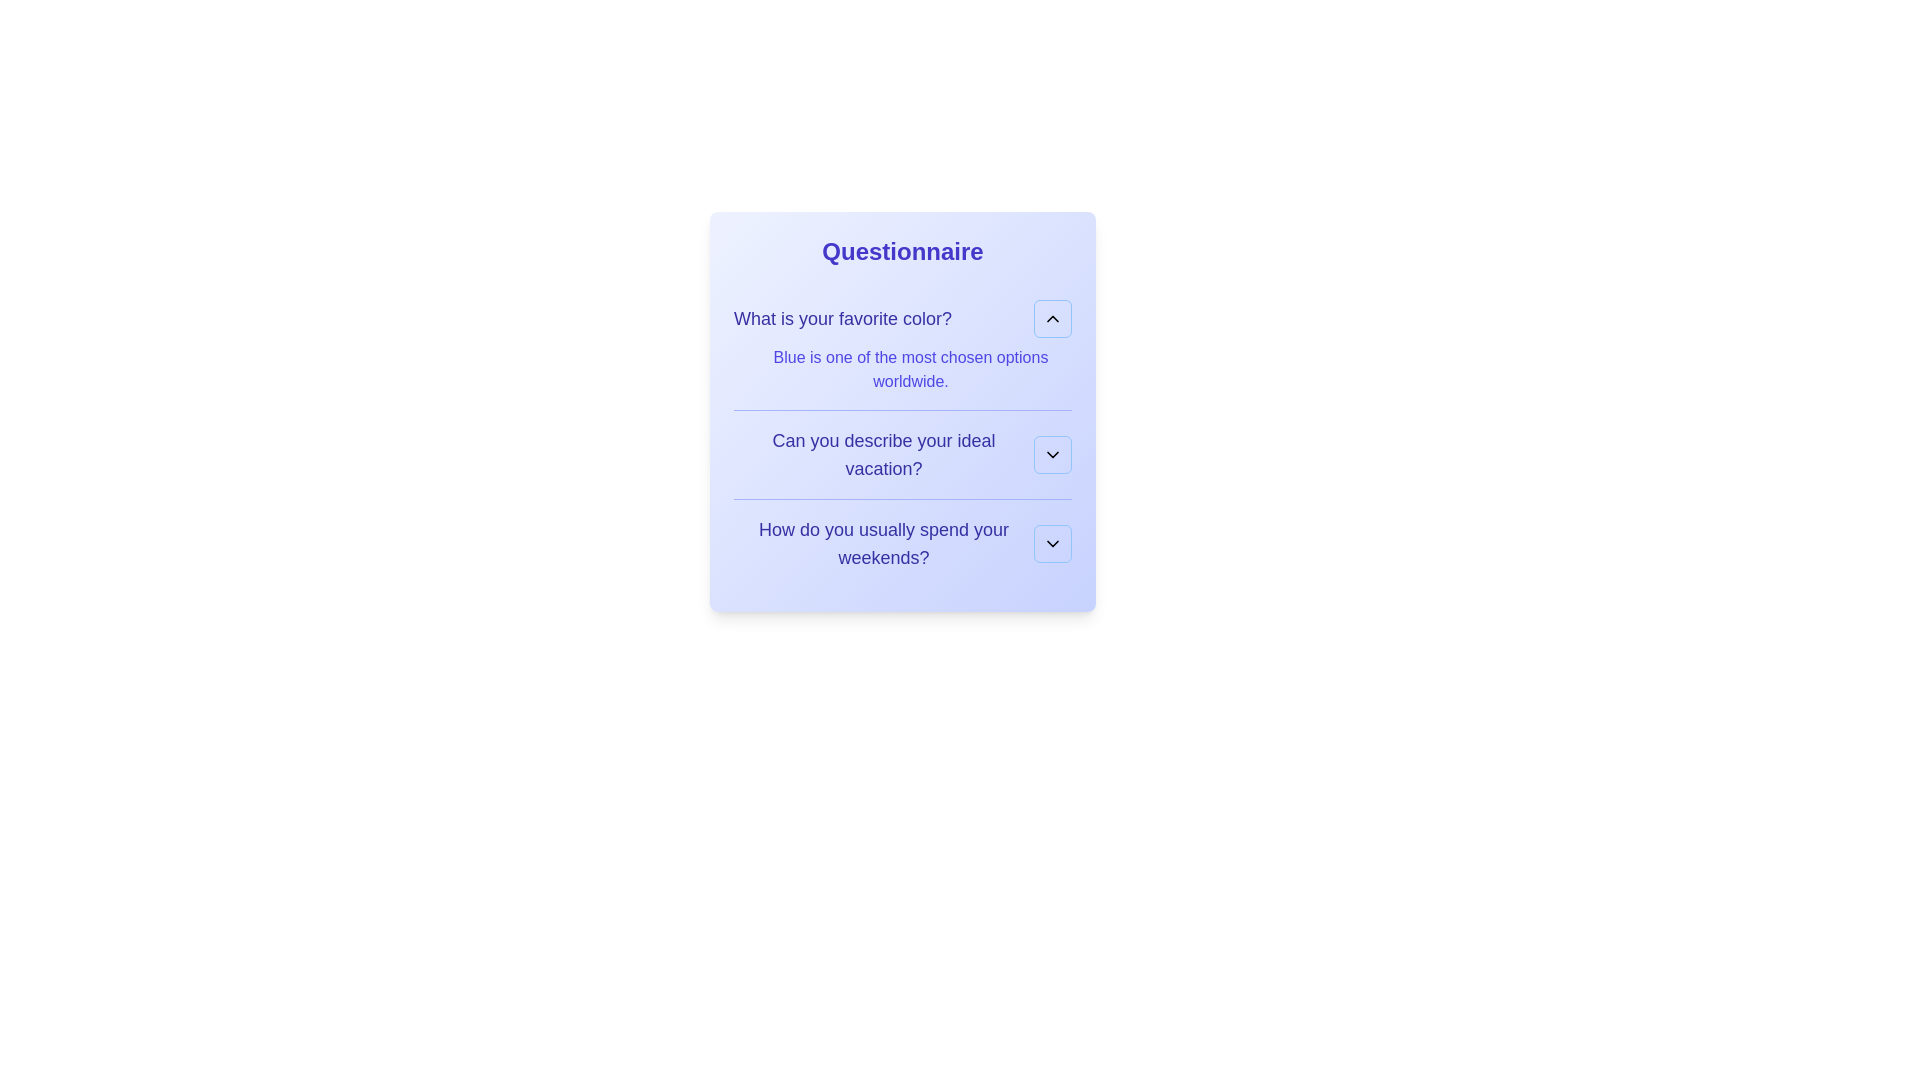  Describe the element at coordinates (1051, 318) in the screenshot. I see `the toggle button to expand or collapse the details for the question` at that location.